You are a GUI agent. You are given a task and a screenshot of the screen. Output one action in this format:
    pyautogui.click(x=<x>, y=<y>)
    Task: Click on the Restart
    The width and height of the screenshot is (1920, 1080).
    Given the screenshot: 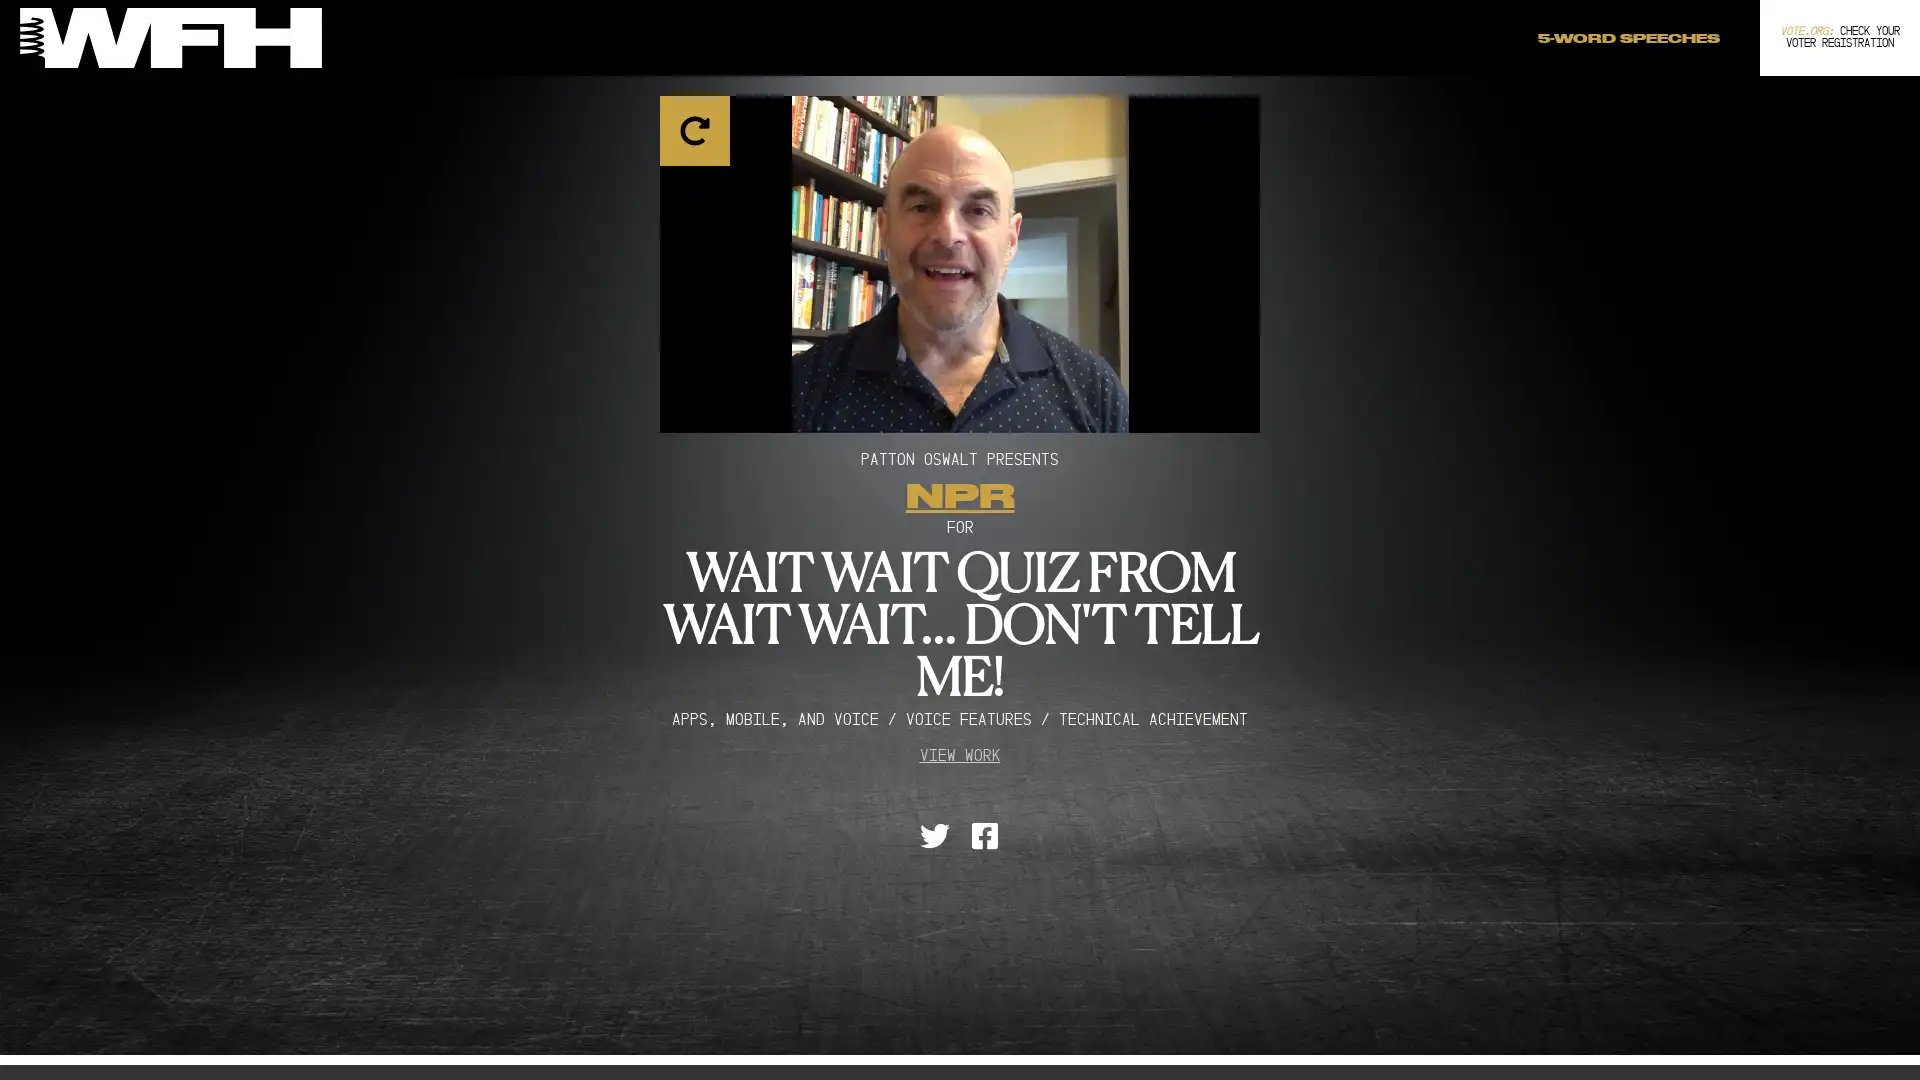 What is the action you would take?
    pyautogui.click(x=960, y=248)
    